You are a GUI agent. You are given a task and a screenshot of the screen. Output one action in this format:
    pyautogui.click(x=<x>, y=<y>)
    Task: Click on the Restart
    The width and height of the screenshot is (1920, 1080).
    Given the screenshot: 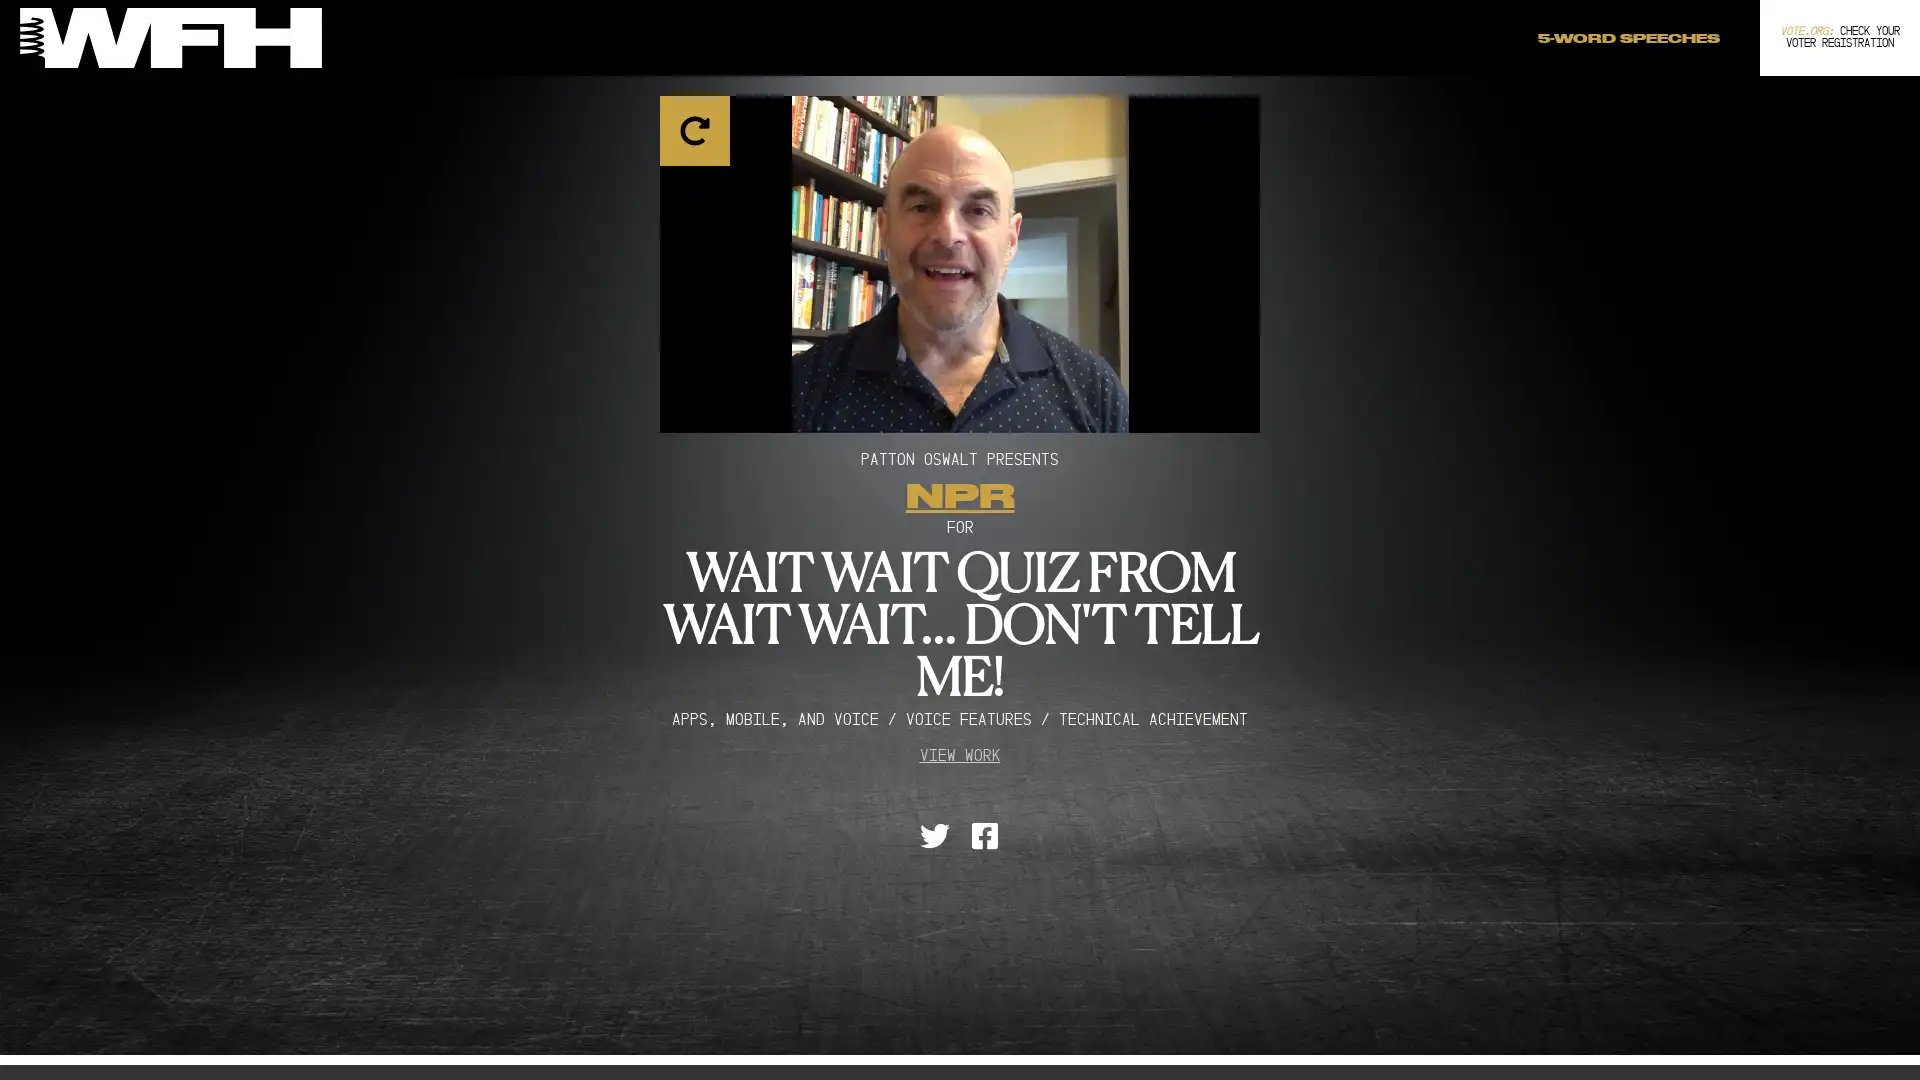 What is the action you would take?
    pyautogui.click(x=960, y=248)
    